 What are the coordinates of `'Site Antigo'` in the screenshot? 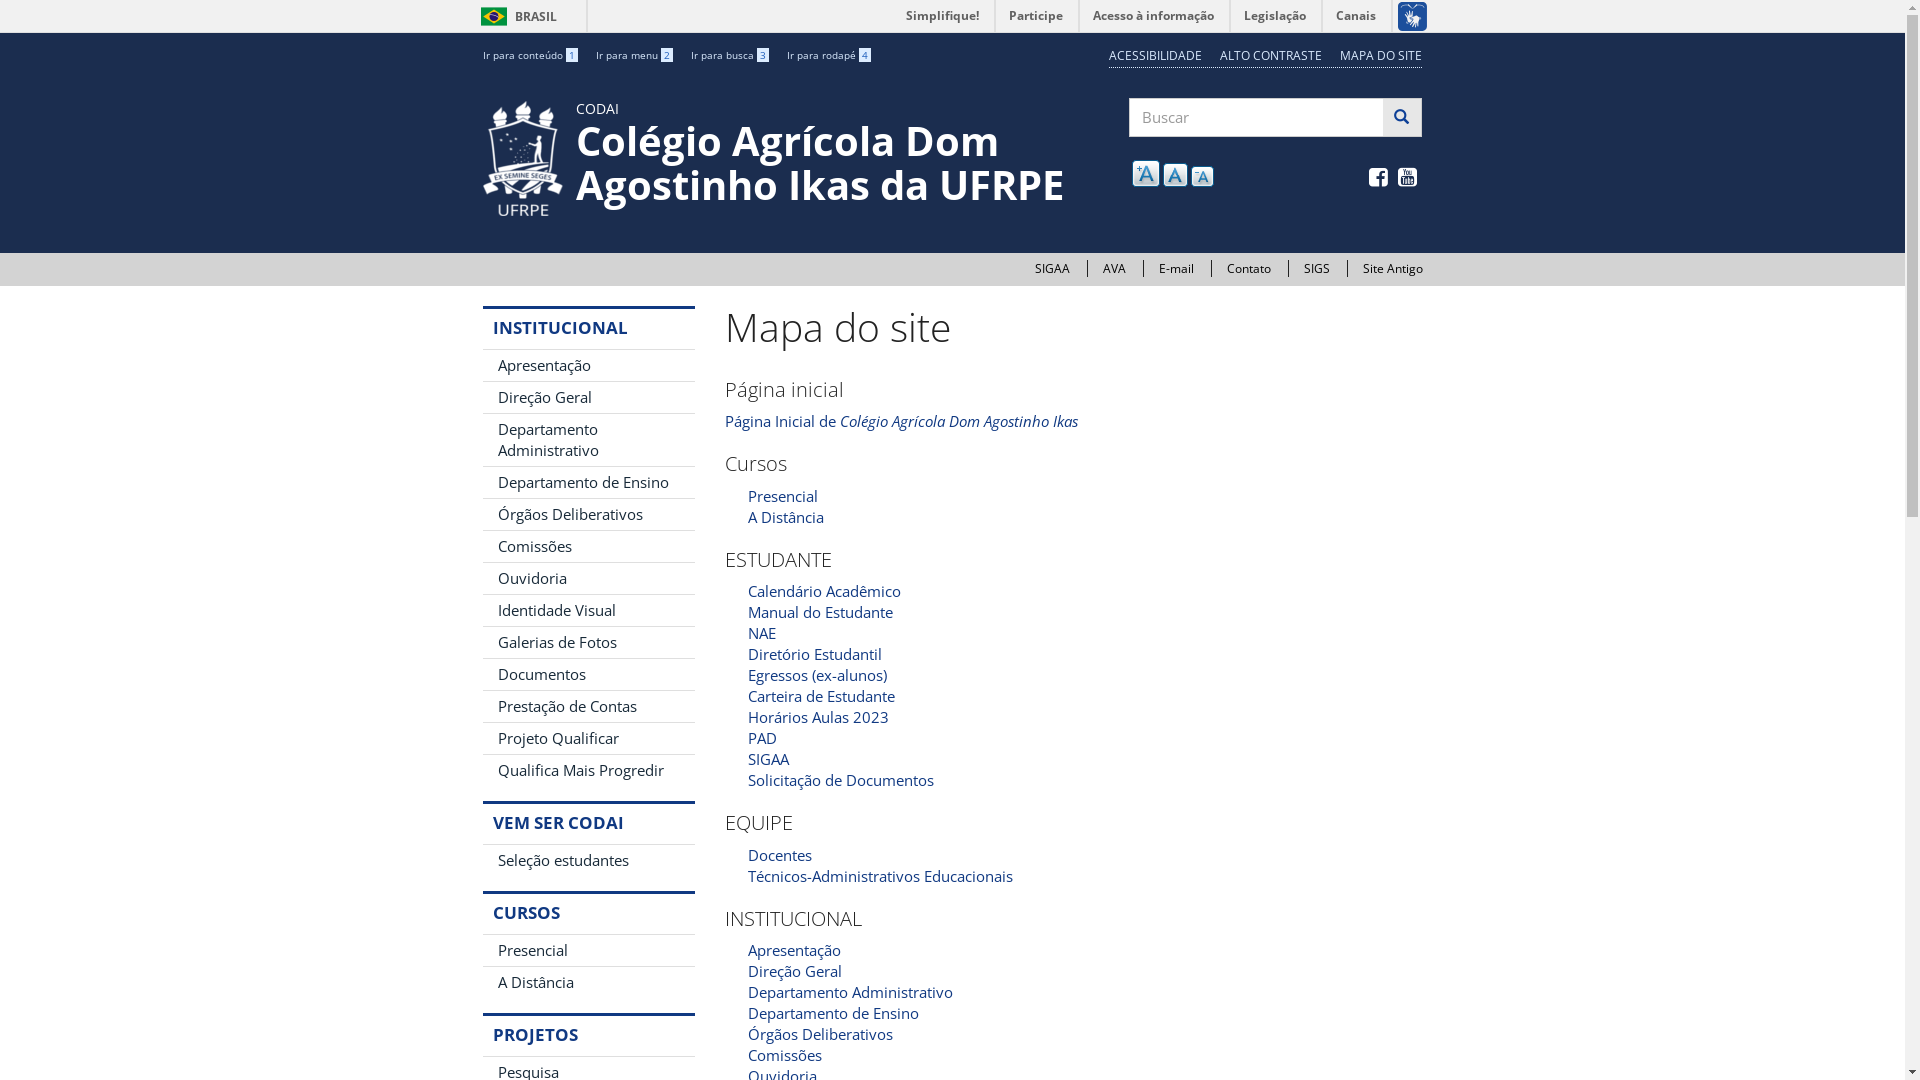 It's located at (1391, 267).